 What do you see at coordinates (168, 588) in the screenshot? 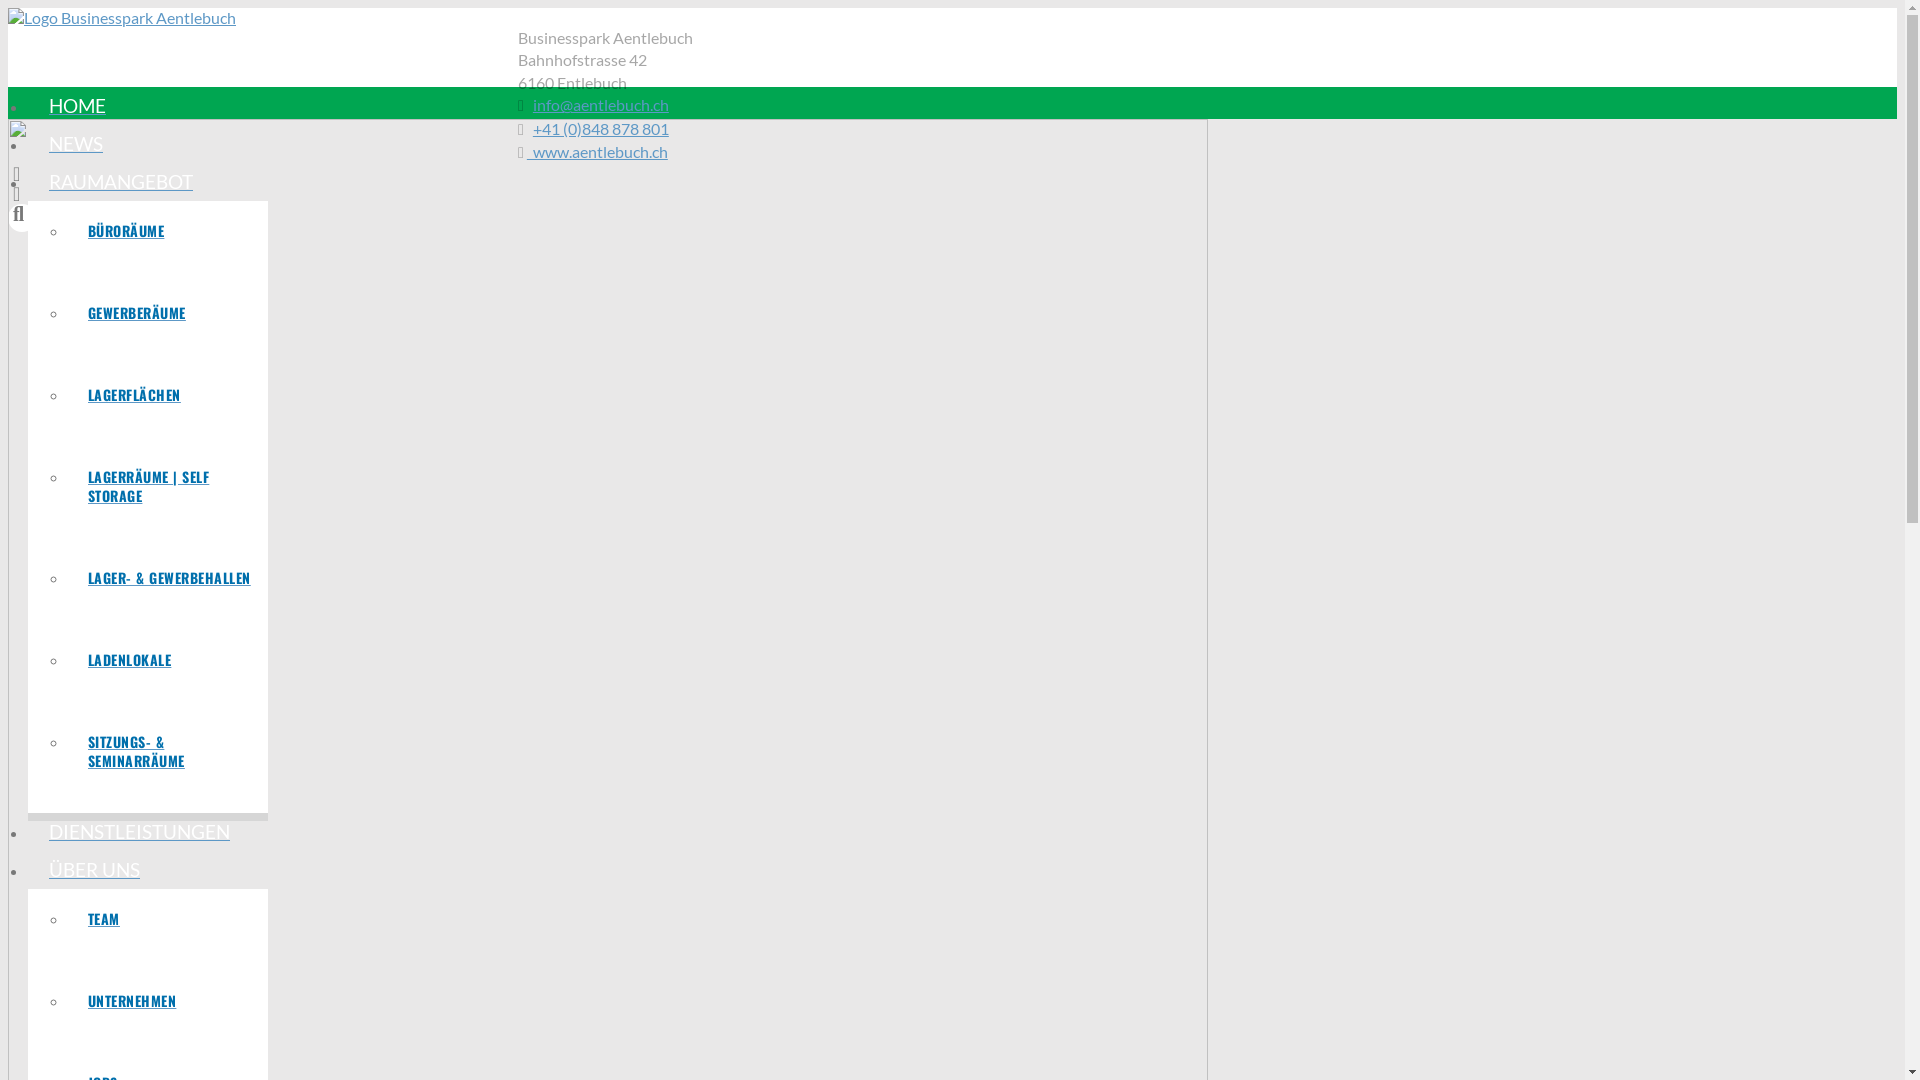
I see `'LAGER- & GEWERBEHALLEN'` at bounding box center [168, 588].